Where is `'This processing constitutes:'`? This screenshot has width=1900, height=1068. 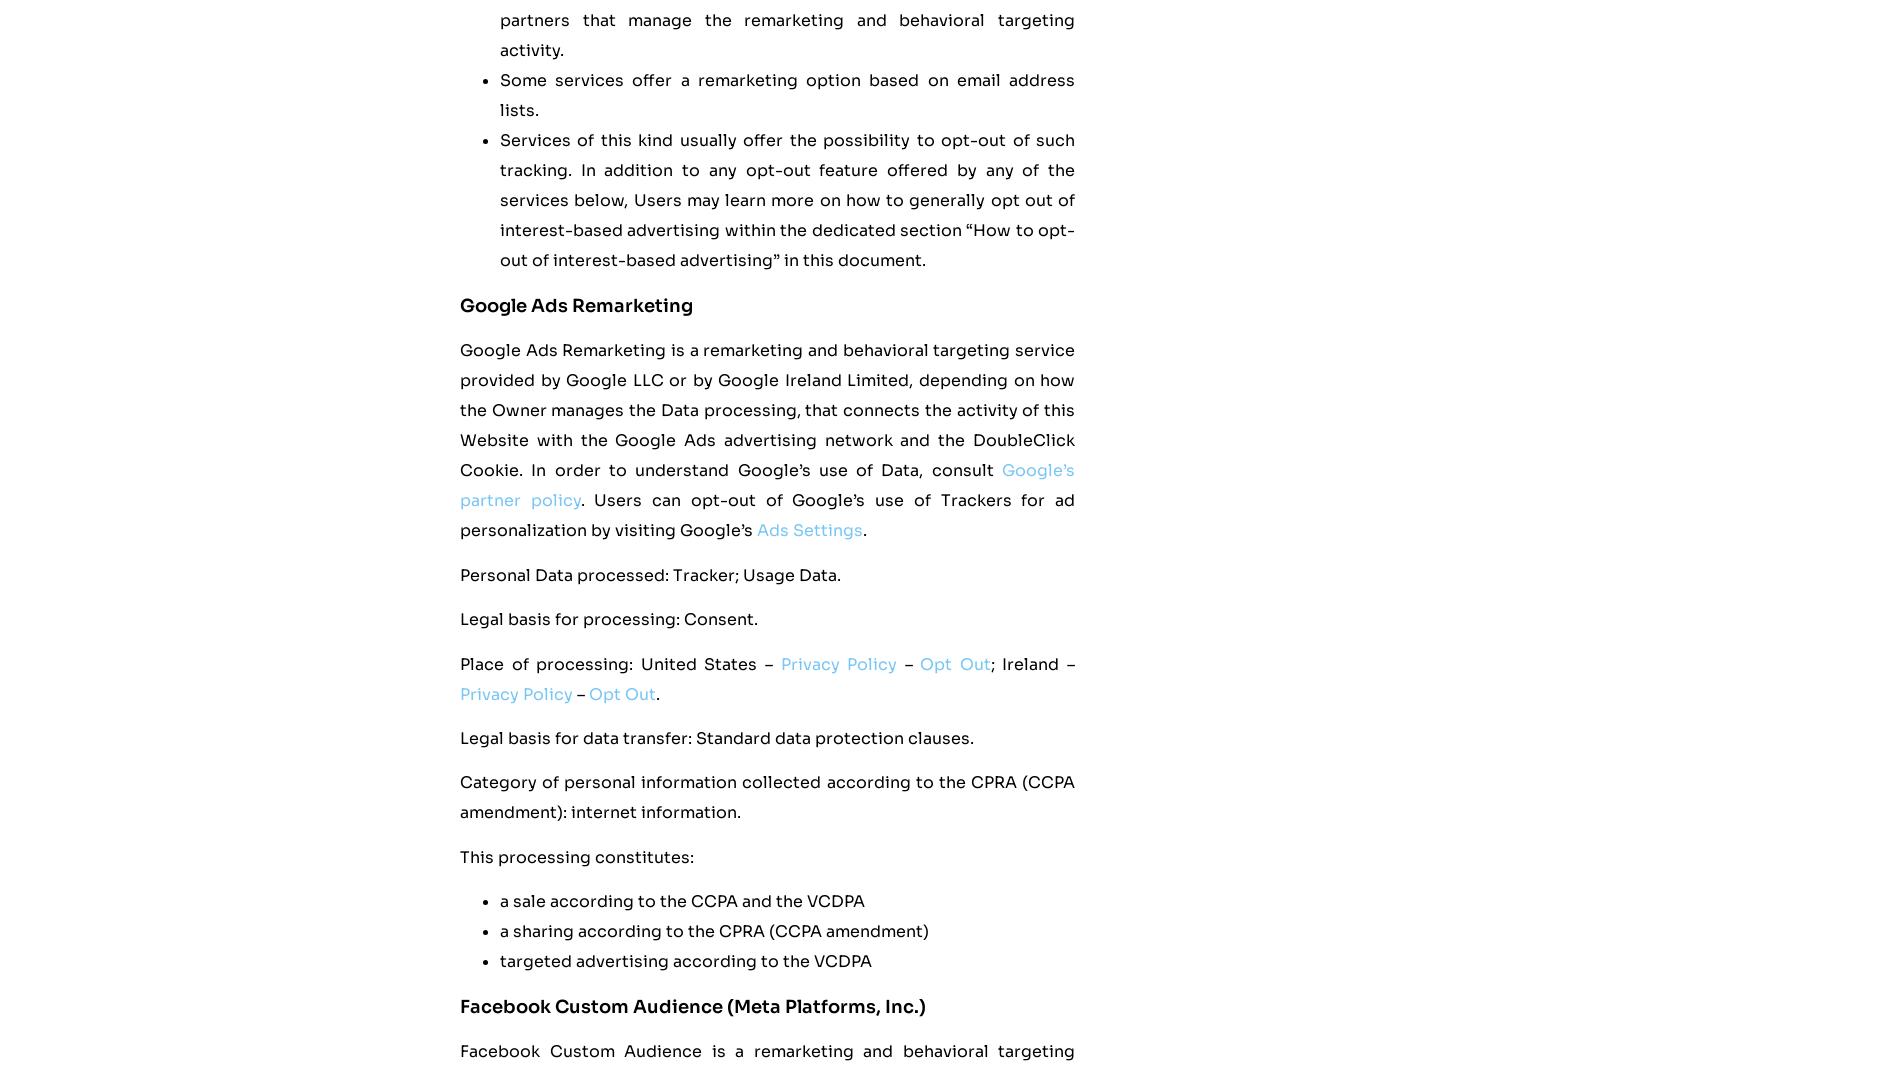
'This processing constitutes:' is located at coordinates (577, 855).